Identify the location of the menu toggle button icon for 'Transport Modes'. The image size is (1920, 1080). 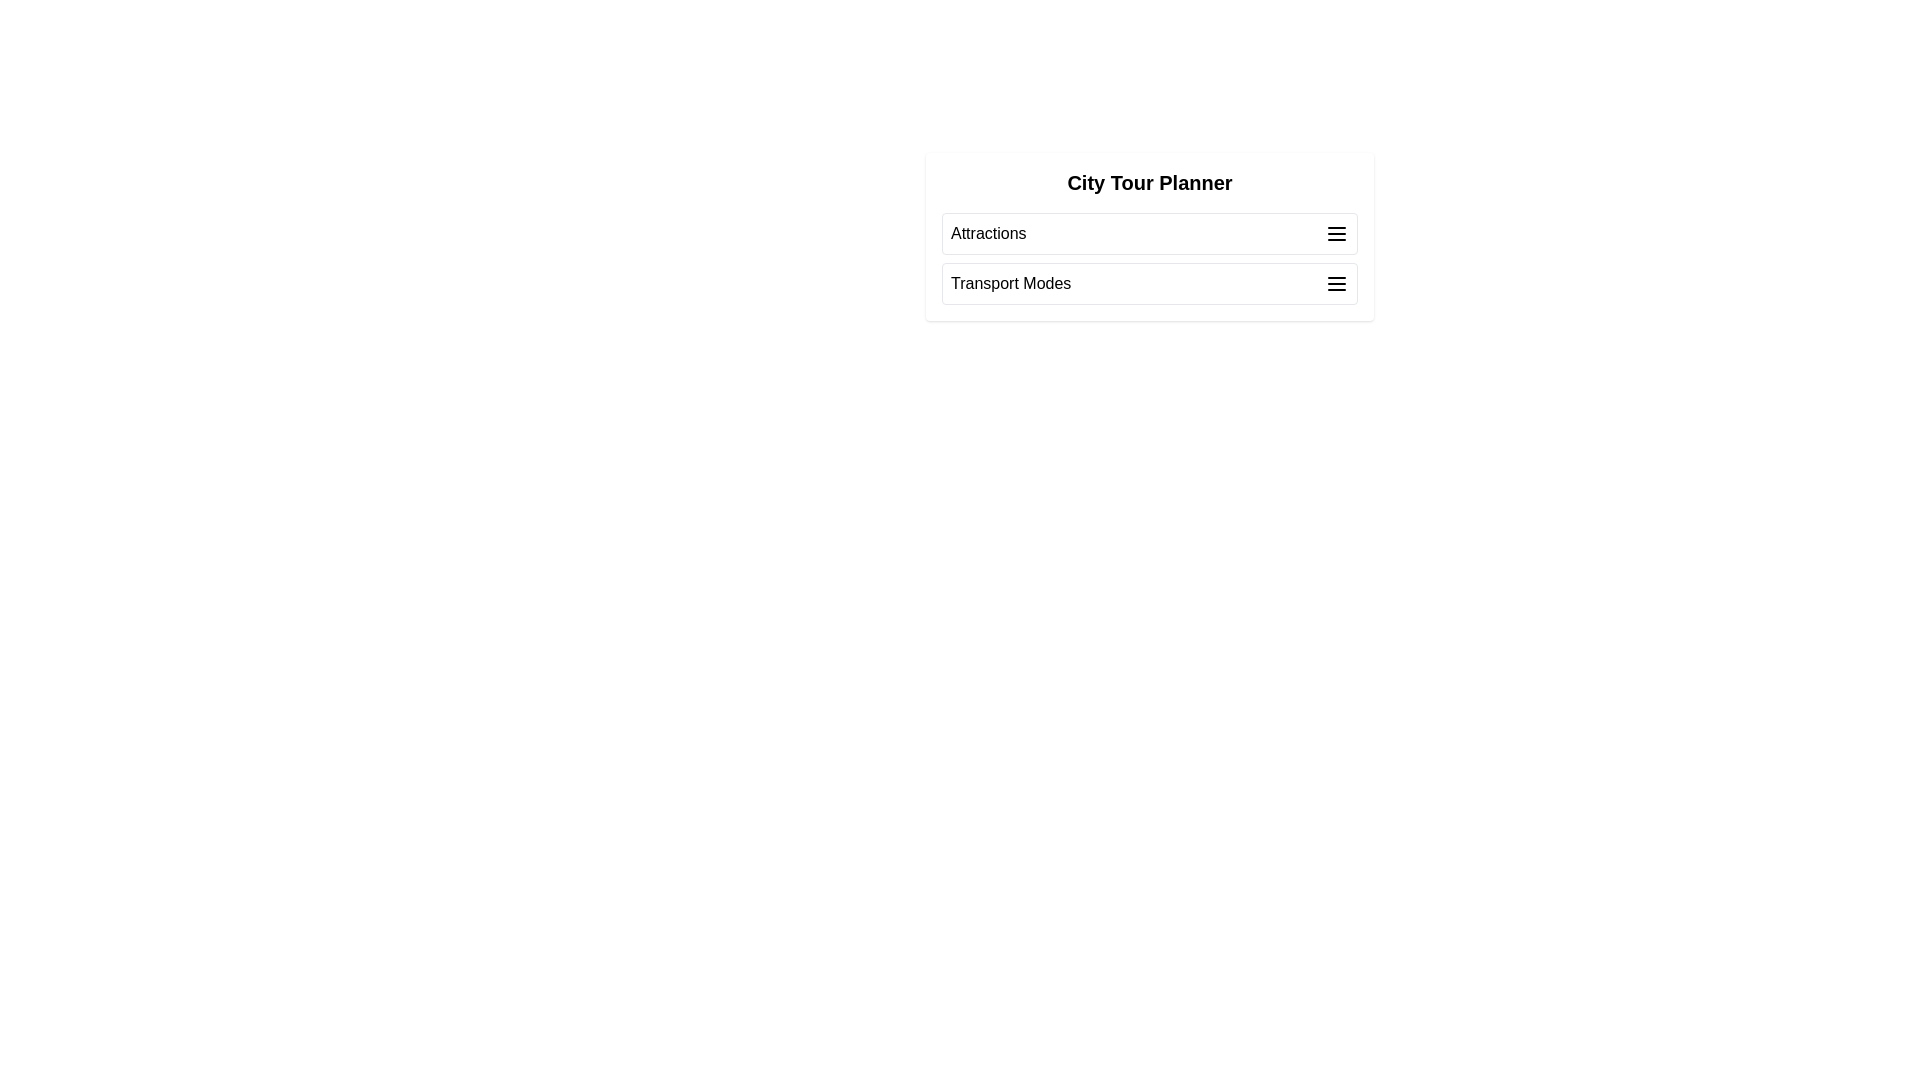
(1337, 284).